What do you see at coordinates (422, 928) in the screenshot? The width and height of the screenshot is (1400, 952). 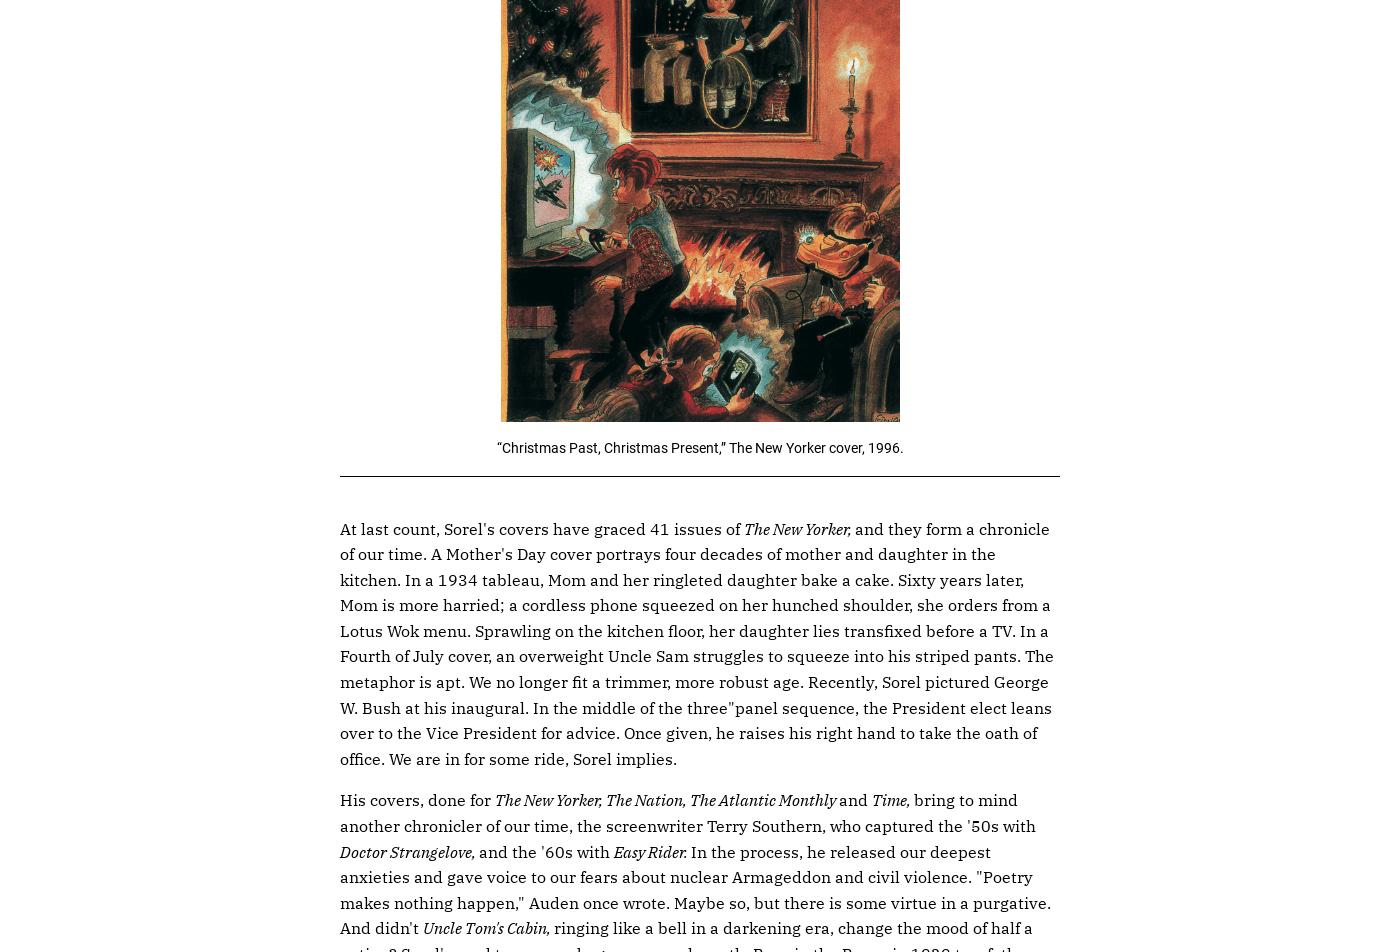 I see `'Uncle Tom's Cabin,'` at bounding box center [422, 928].